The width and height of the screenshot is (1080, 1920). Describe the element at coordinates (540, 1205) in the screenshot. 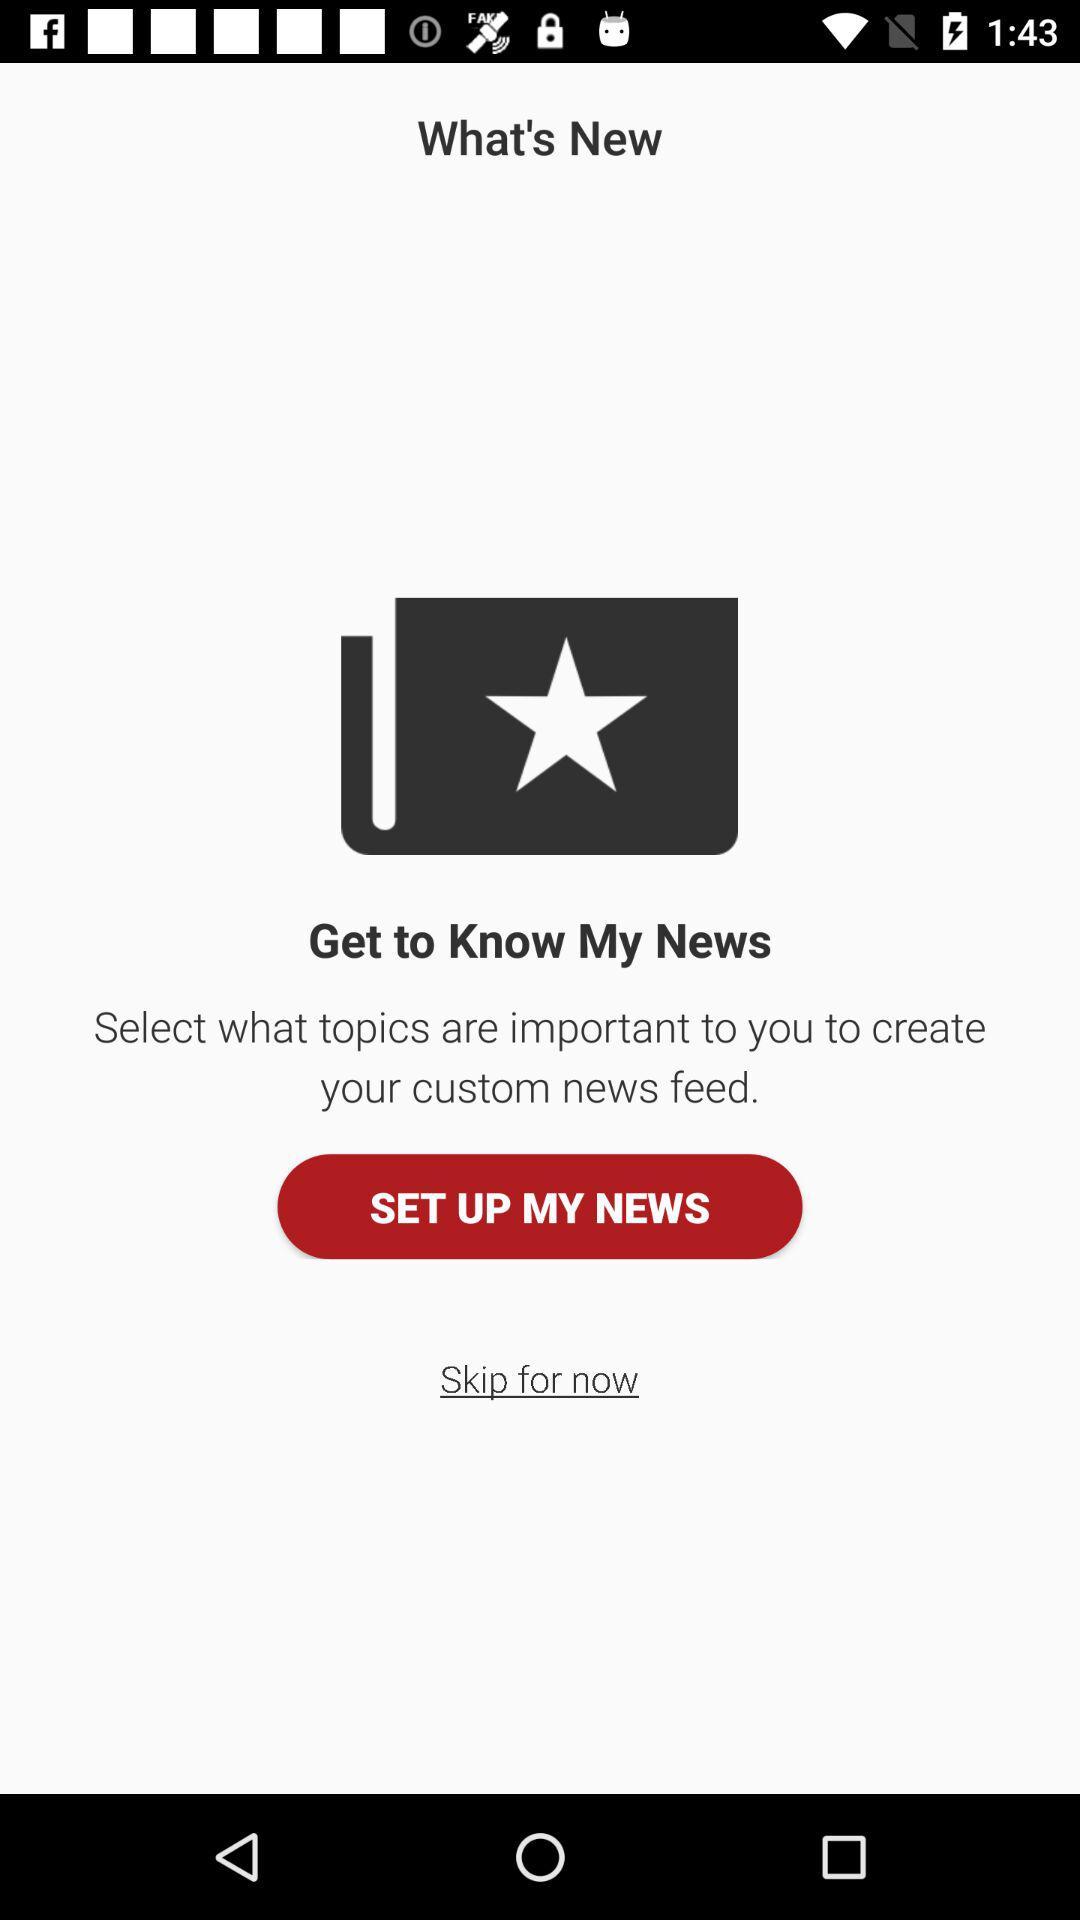

I see `the item above skip for now` at that location.